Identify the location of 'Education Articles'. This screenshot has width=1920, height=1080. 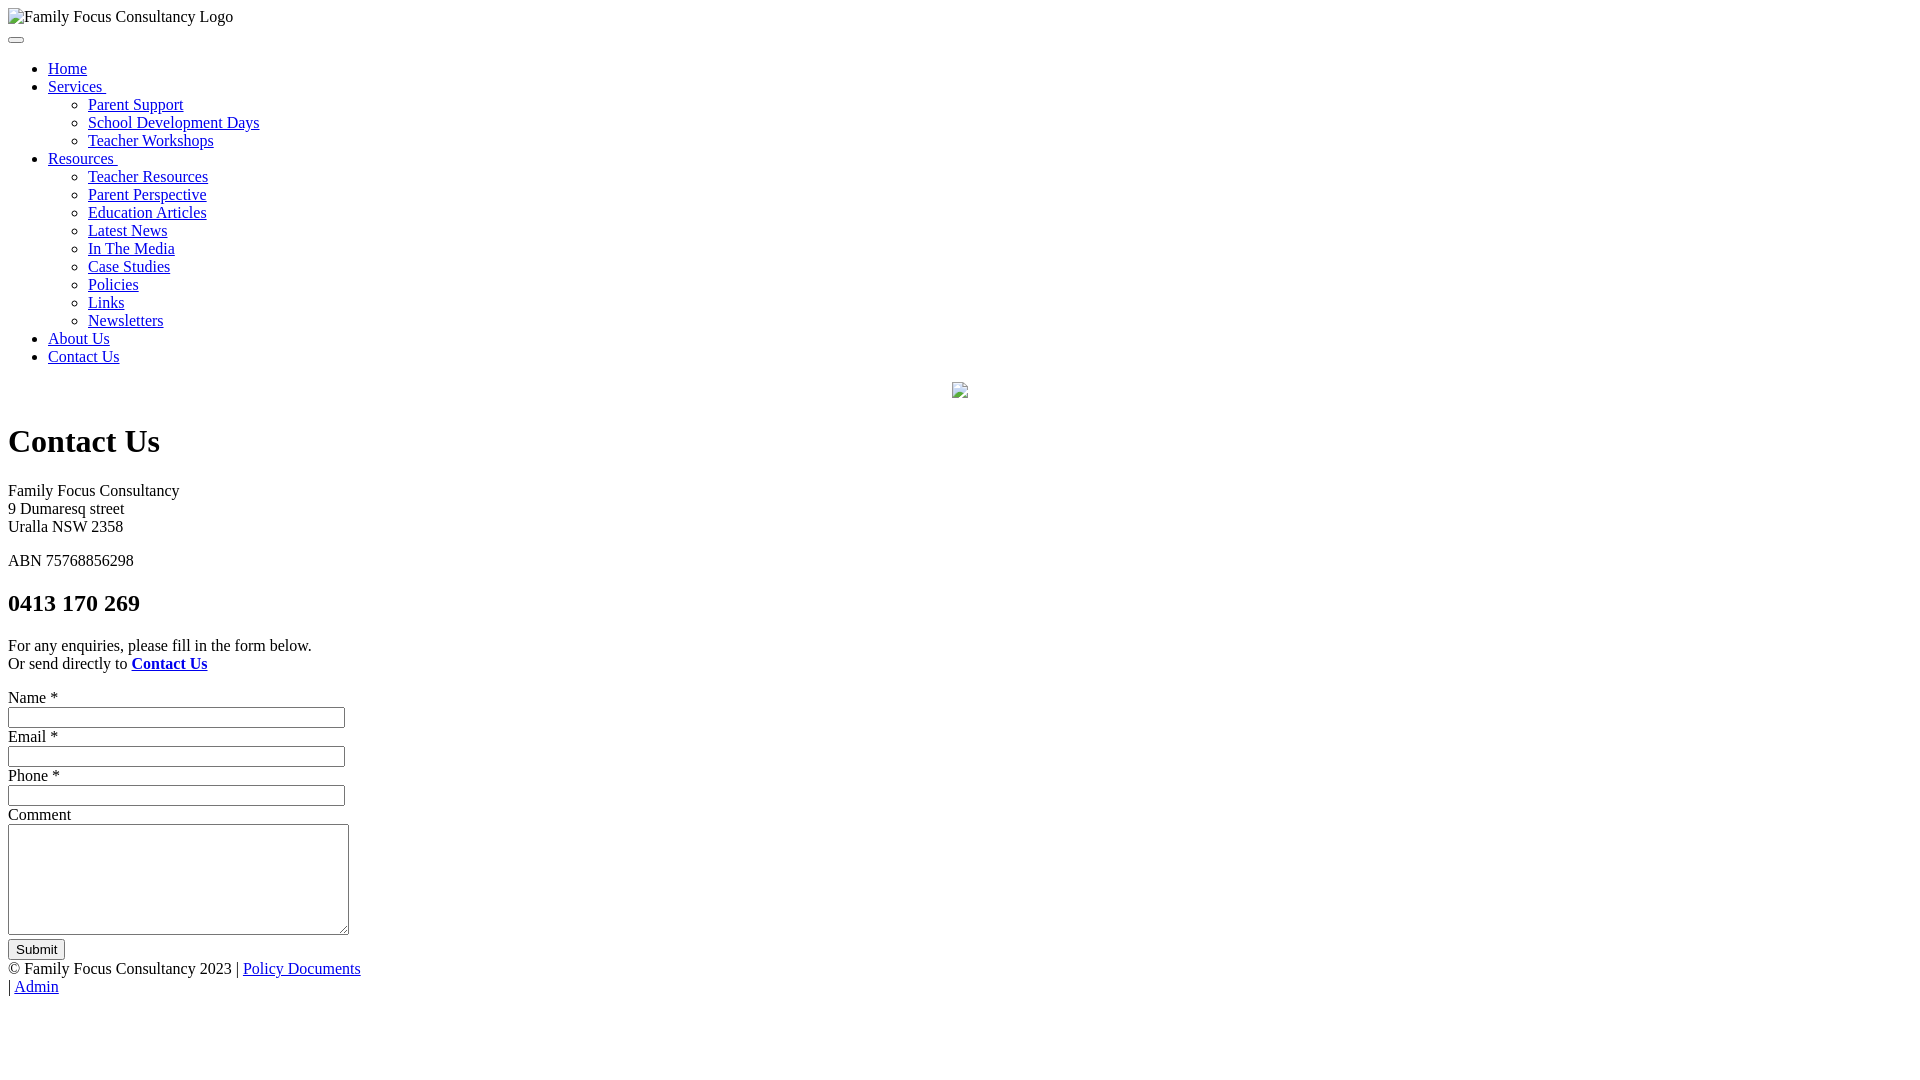
(86, 212).